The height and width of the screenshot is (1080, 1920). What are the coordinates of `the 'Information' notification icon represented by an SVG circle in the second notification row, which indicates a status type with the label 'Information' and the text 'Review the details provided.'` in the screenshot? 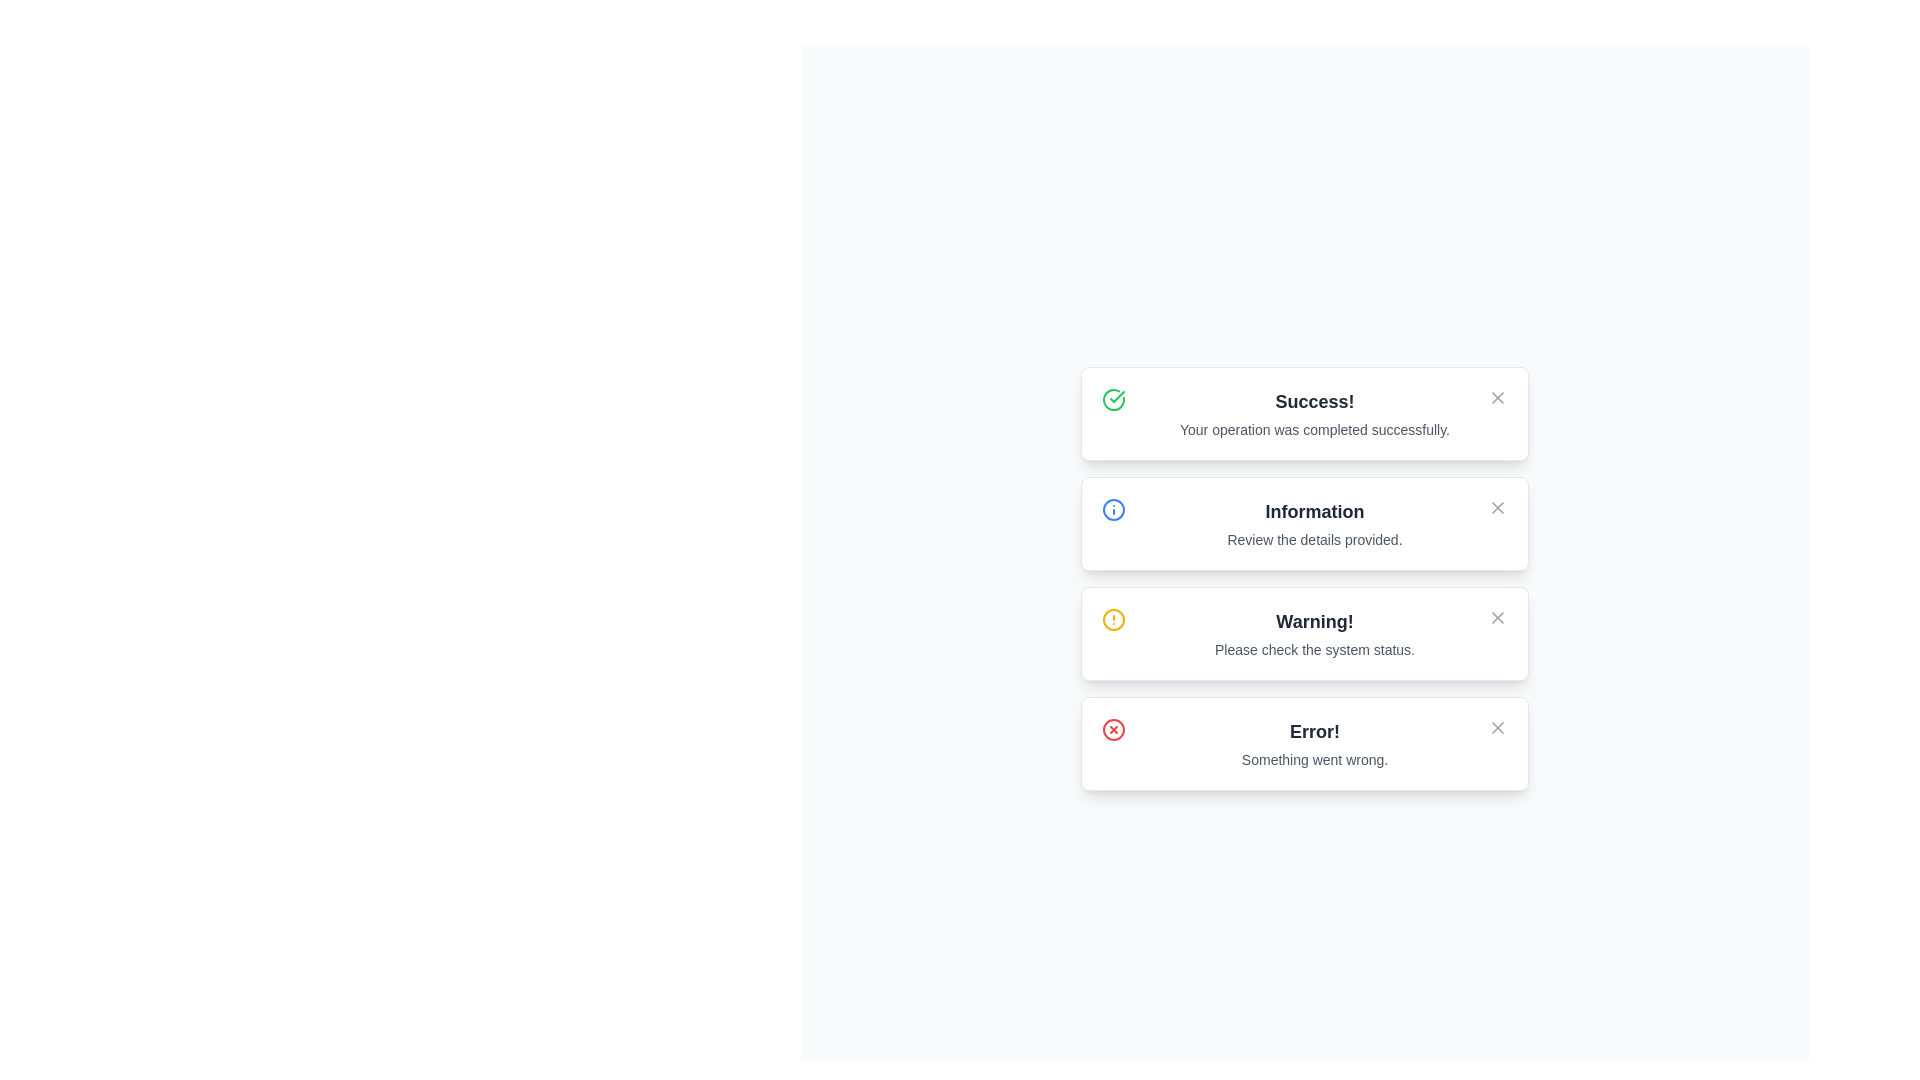 It's located at (1112, 508).